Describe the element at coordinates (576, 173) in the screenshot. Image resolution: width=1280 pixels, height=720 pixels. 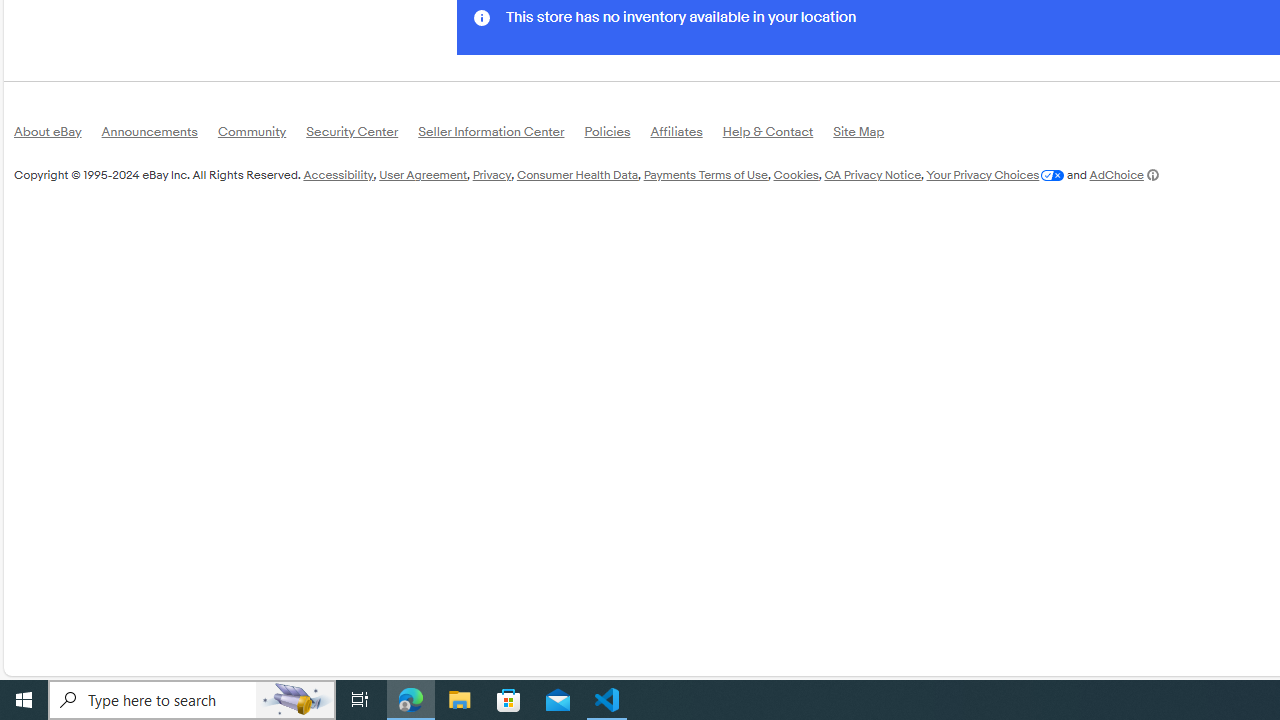
I see `'Consumer Health Data'` at that location.